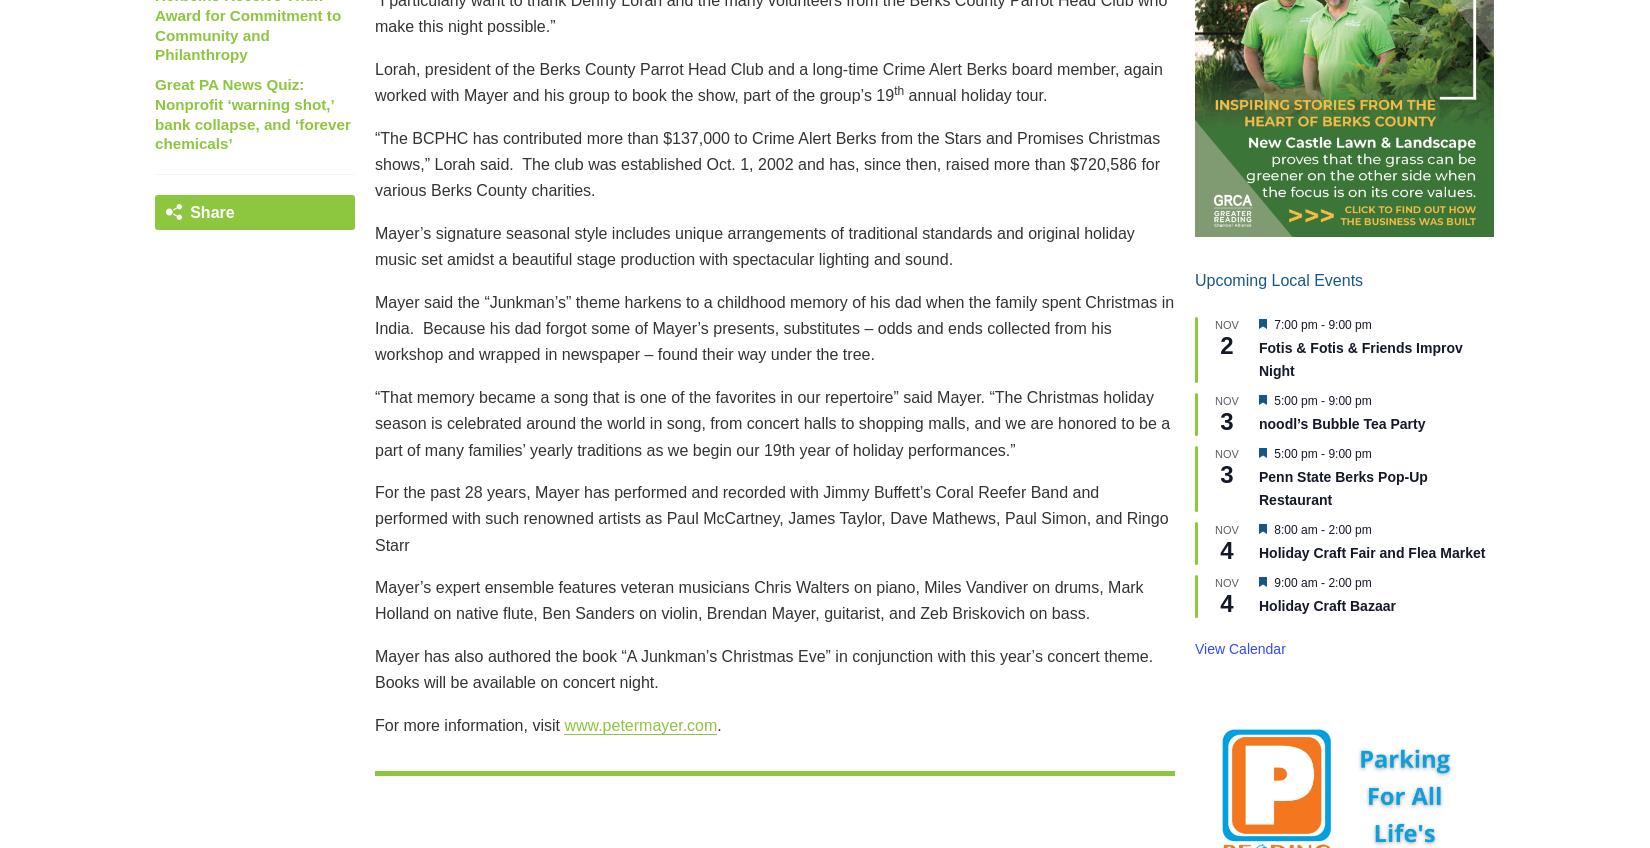 The height and width of the screenshot is (848, 1650). What do you see at coordinates (1272, 580) in the screenshot?
I see `'9:00 am'` at bounding box center [1272, 580].